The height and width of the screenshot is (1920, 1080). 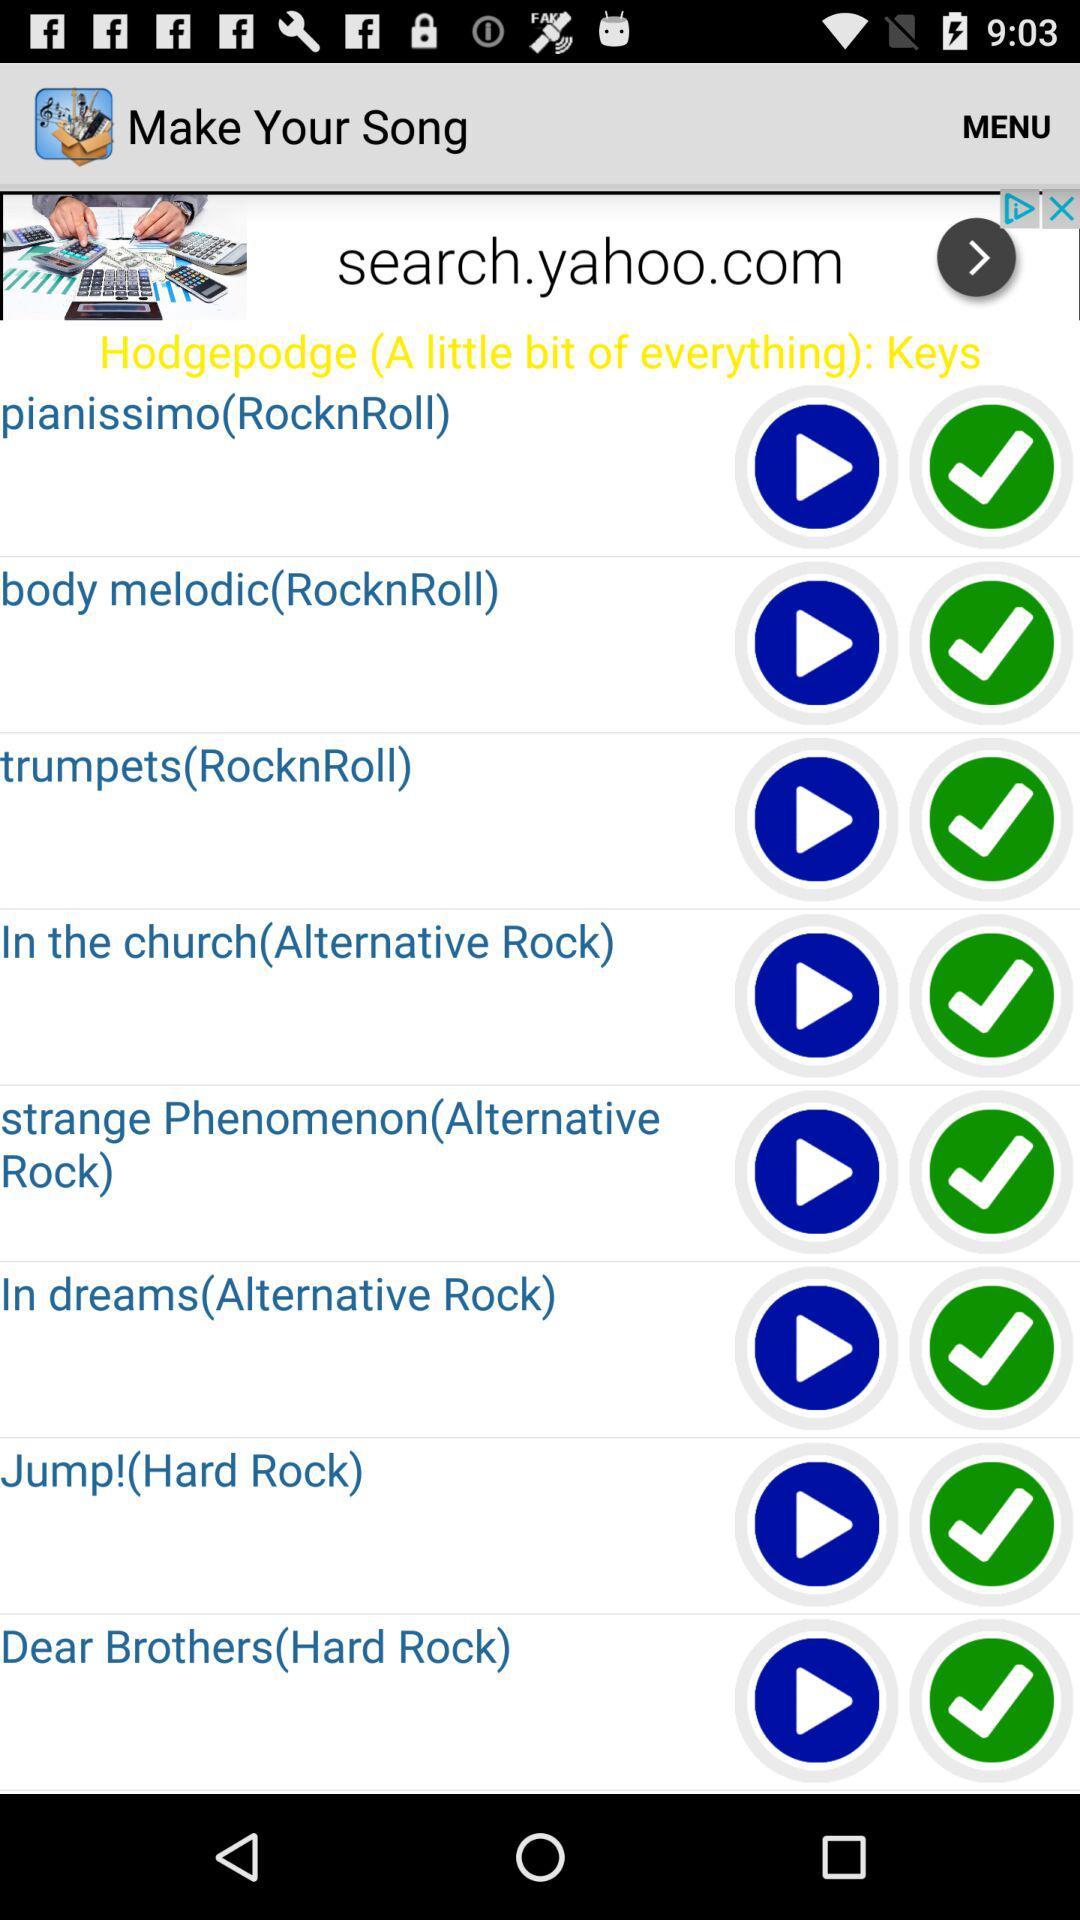 I want to click on play, so click(x=817, y=1701).